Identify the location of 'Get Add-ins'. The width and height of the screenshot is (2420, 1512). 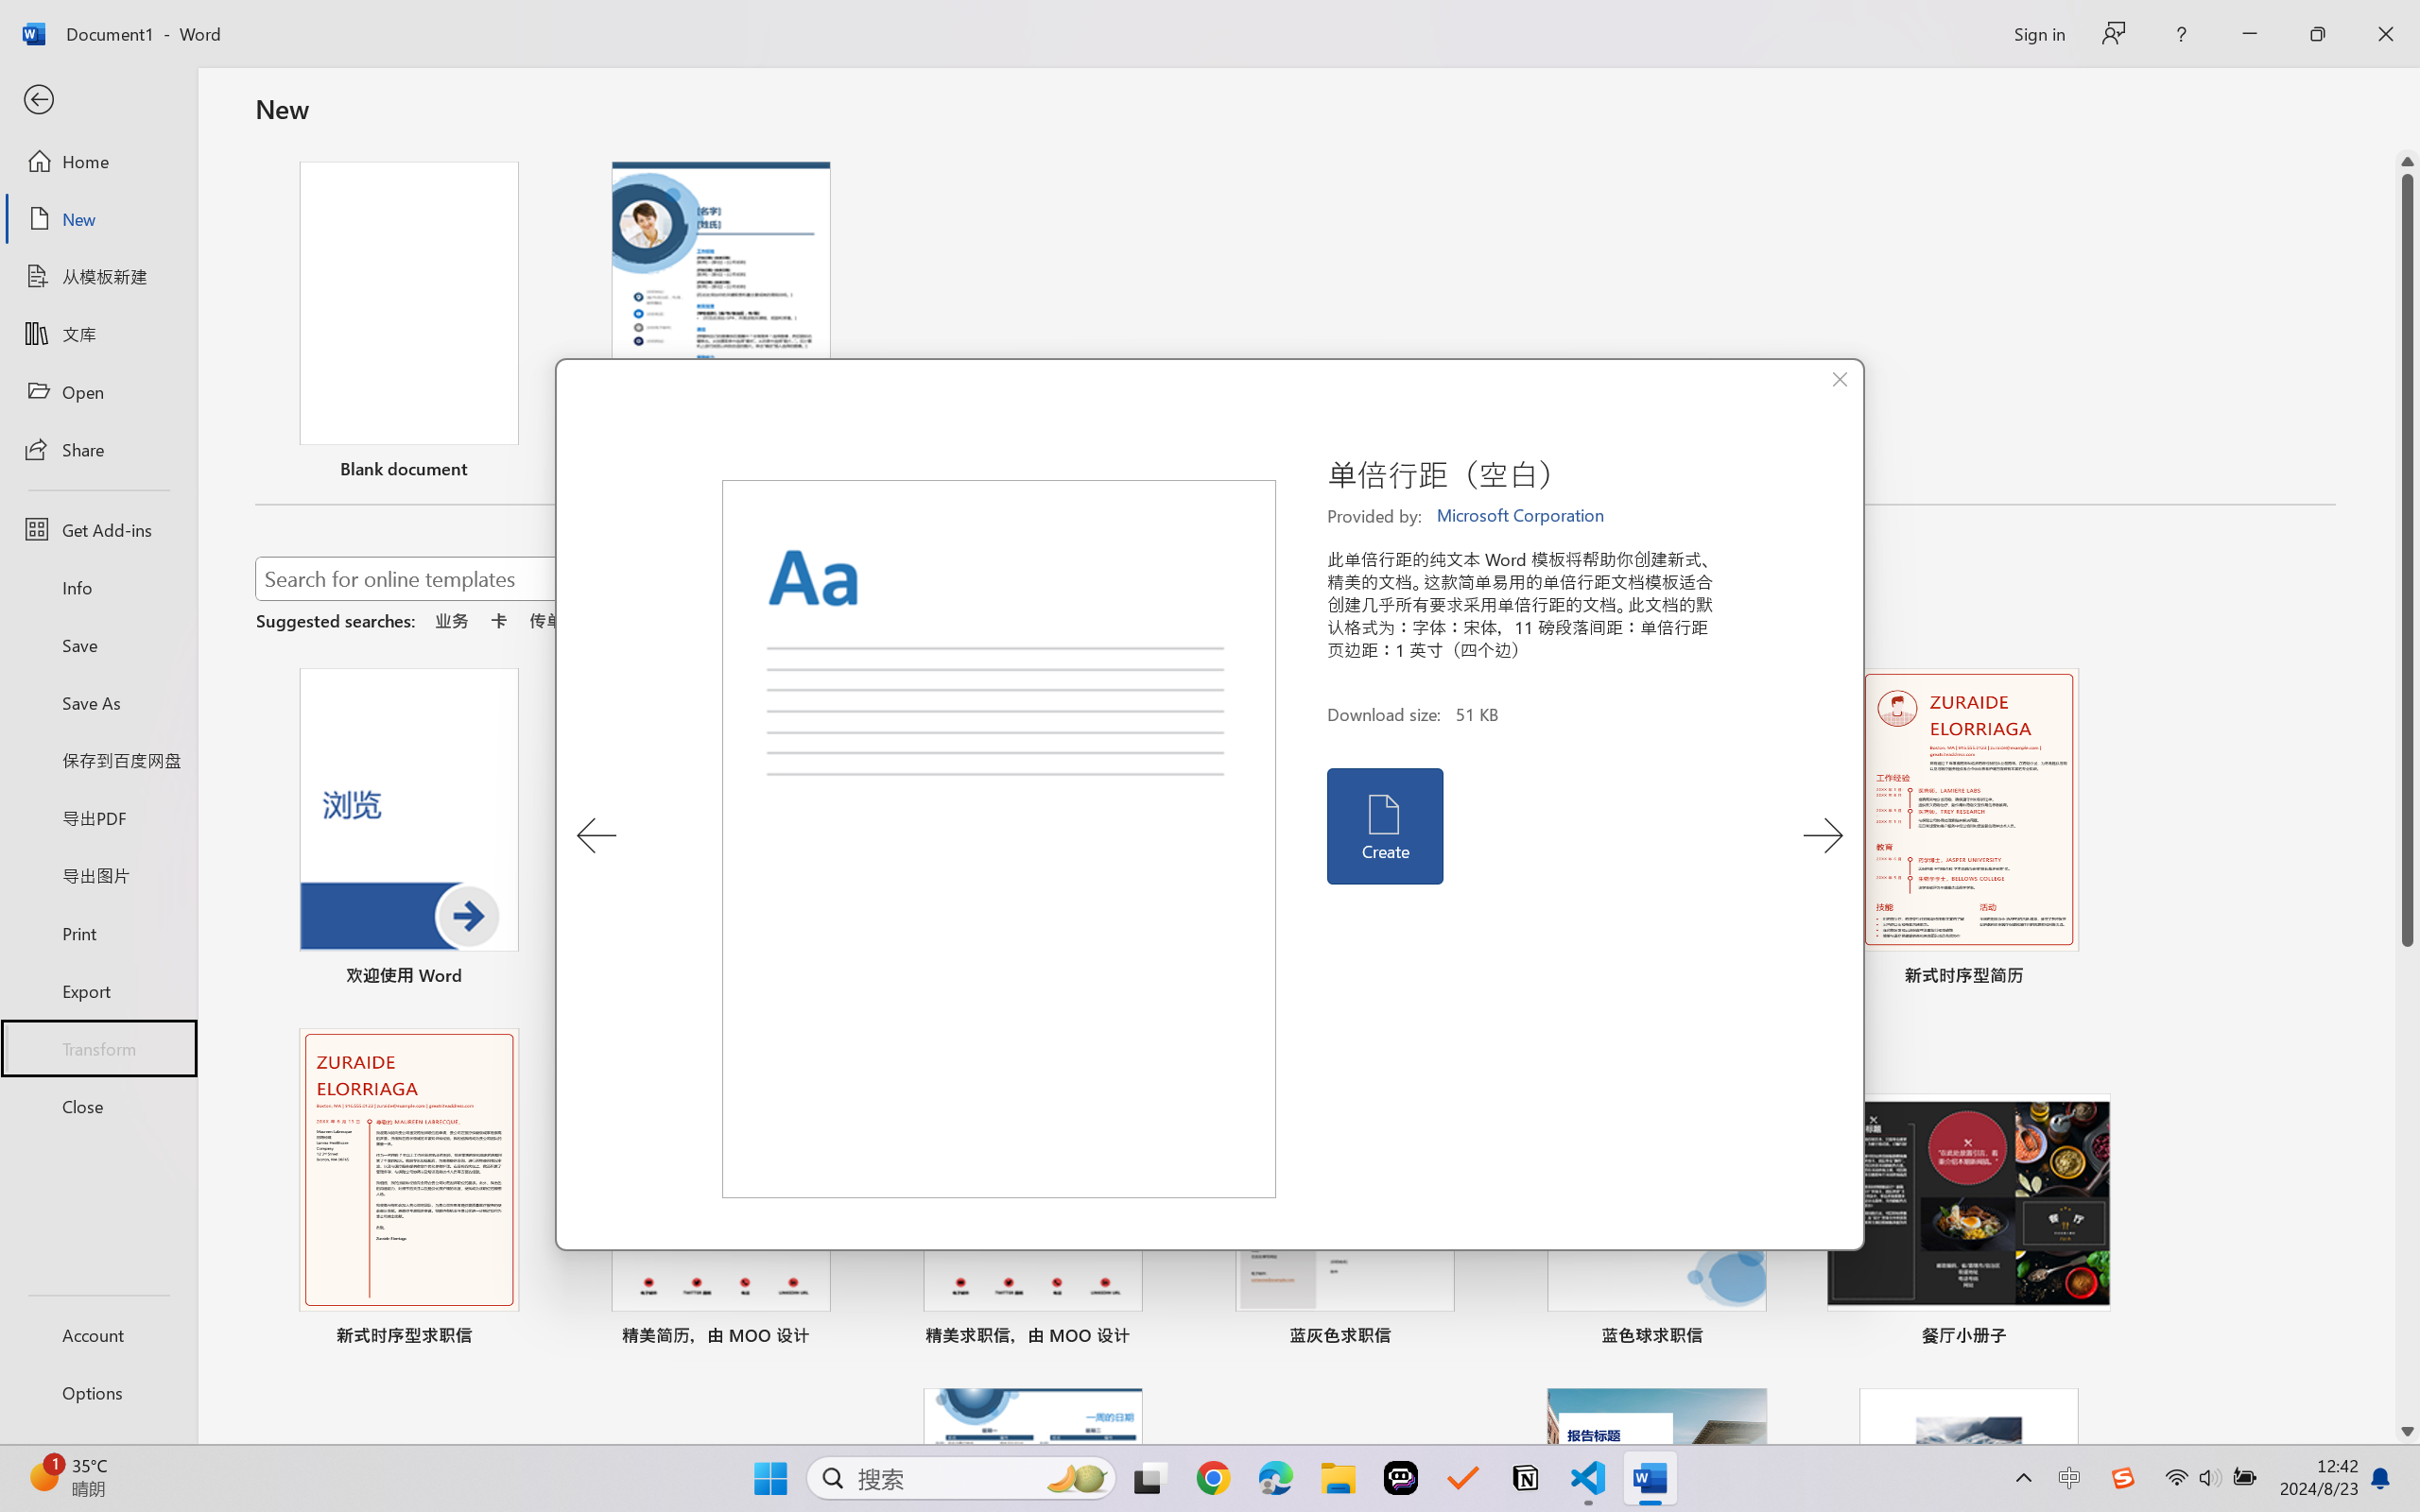
(97, 528).